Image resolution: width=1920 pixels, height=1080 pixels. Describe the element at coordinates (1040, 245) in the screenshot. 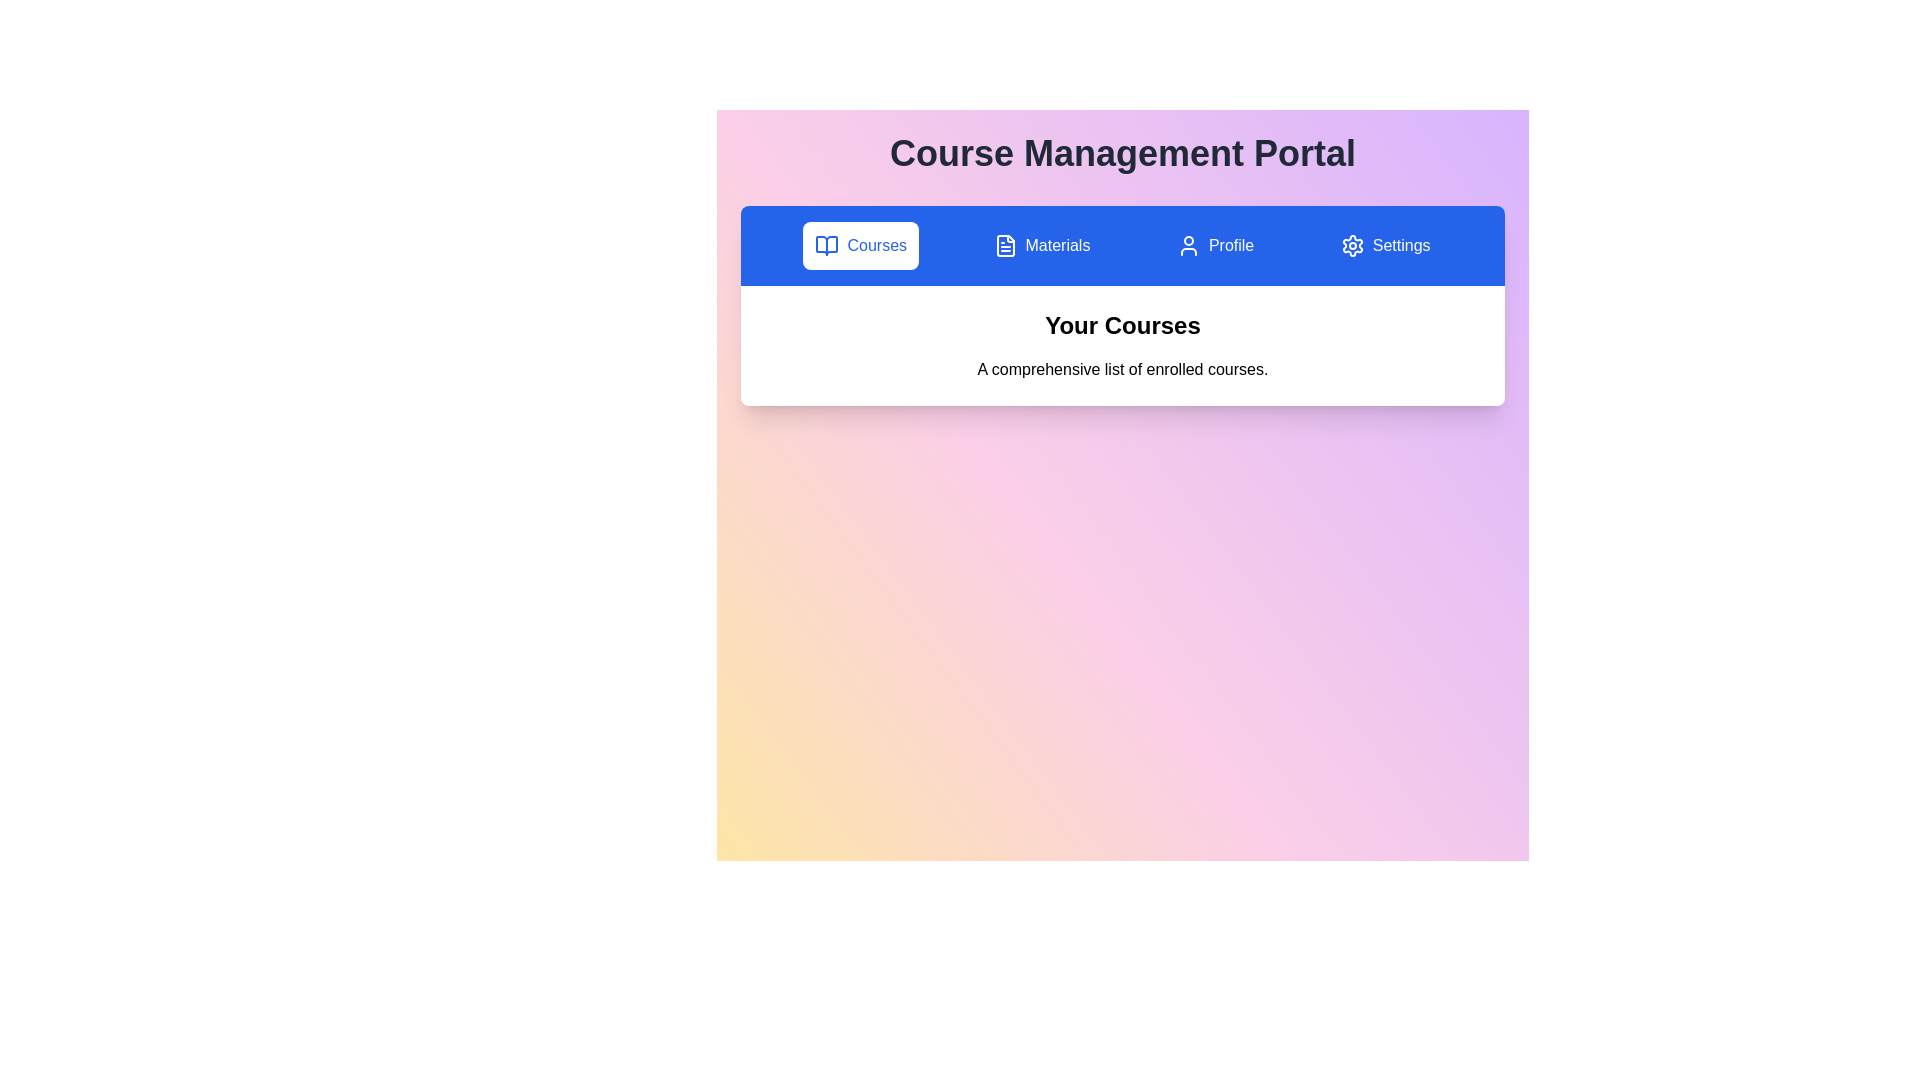

I see `the 'Materials' button, which has a blue background and white text` at that location.